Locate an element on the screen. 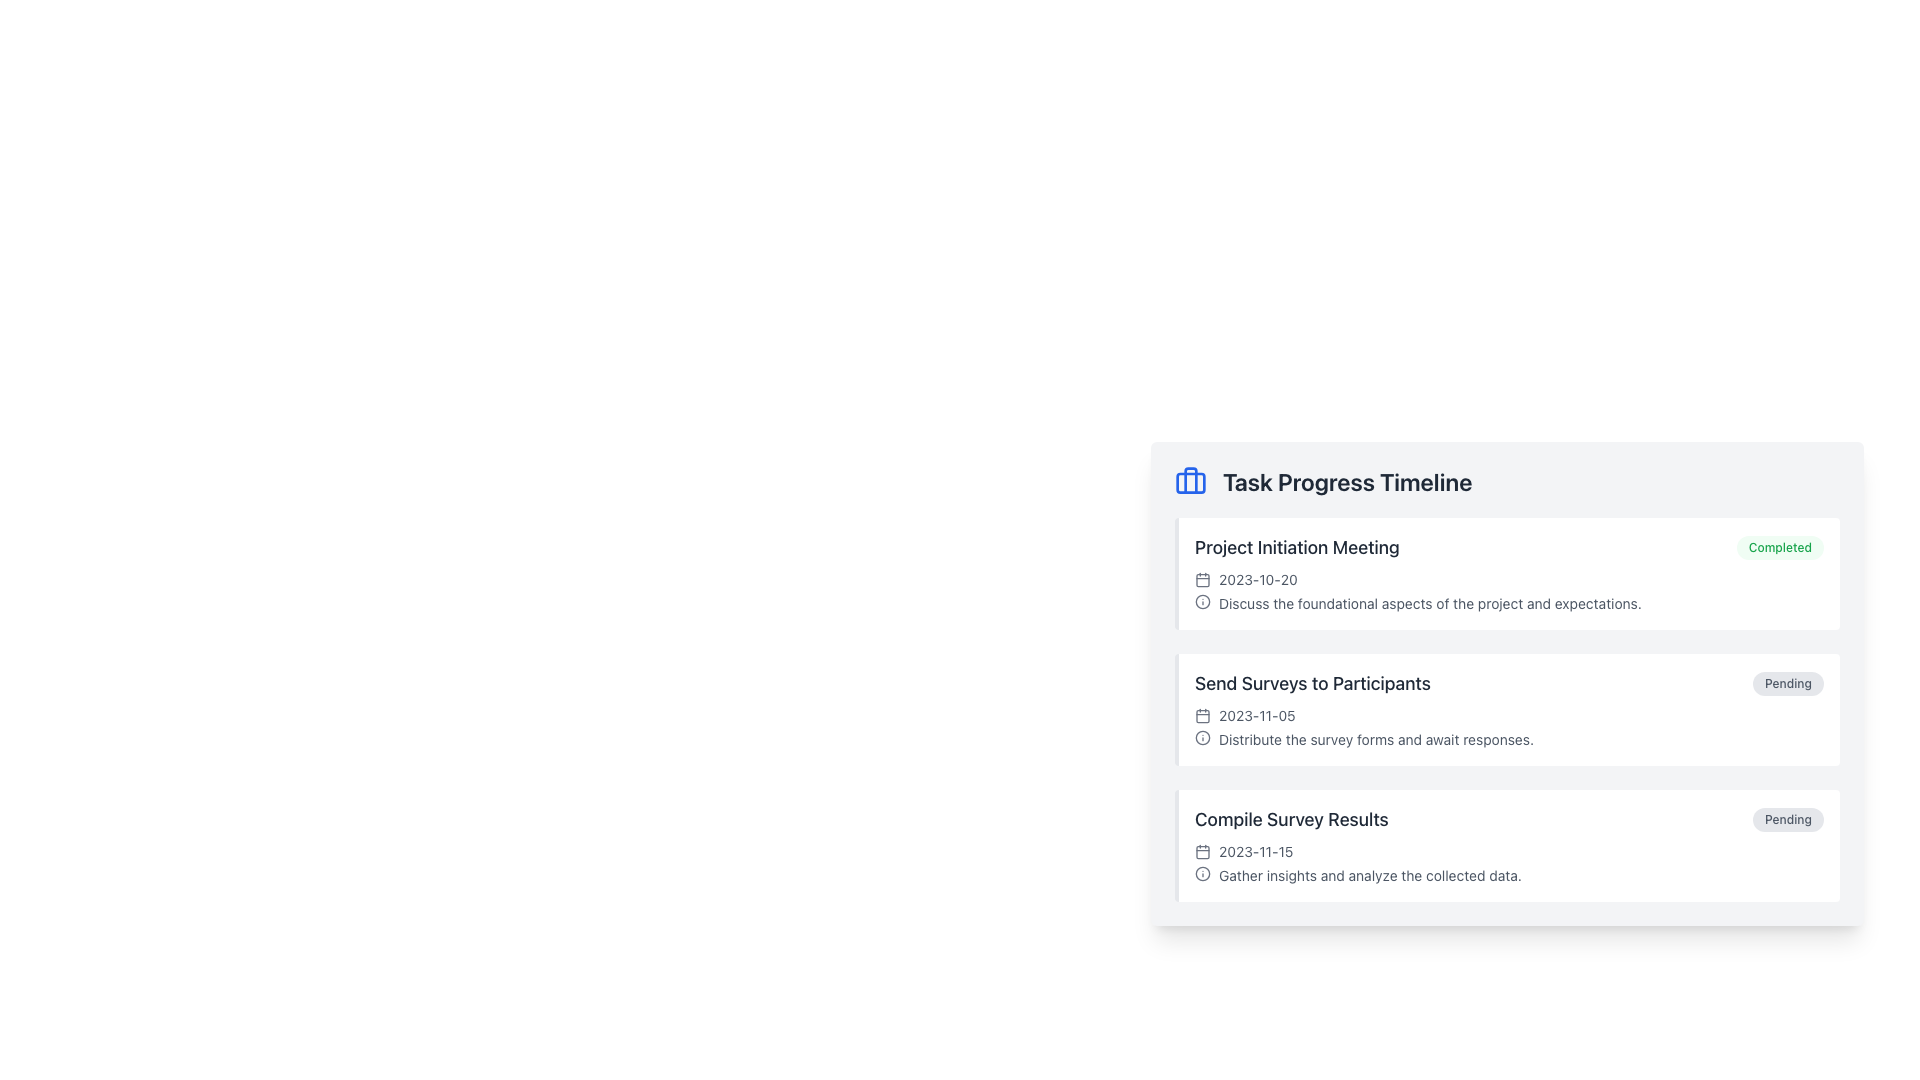 The width and height of the screenshot is (1920, 1080). the text label that provides the title of a task in the 'Task Progress Timeline' interface, positioned above the task date '2023-11-15' and aligned to the left with a 'Pending' status is located at coordinates (1291, 820).